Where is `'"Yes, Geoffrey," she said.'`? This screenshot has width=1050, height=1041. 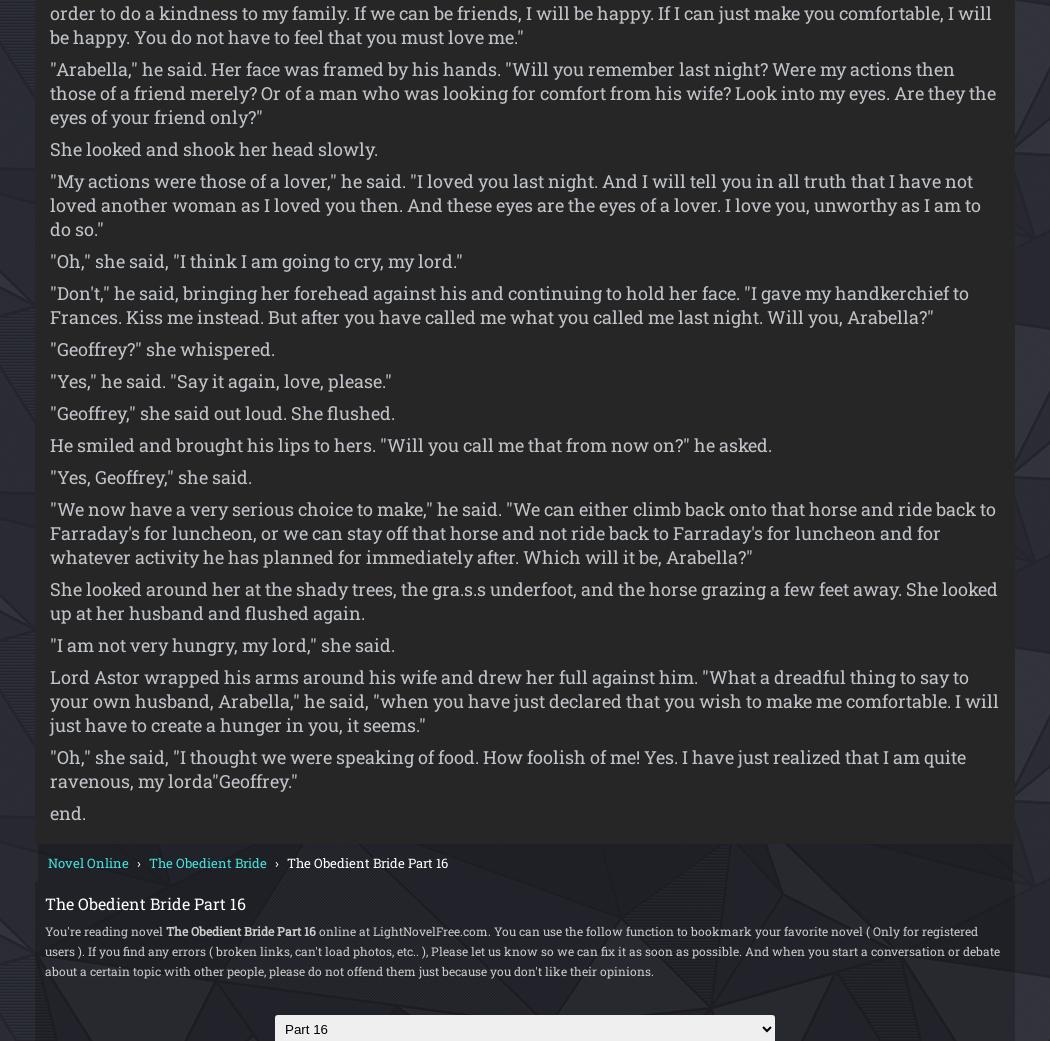
'"Yes, Geoffrey," she said.' is located at coordinates (150, 475).